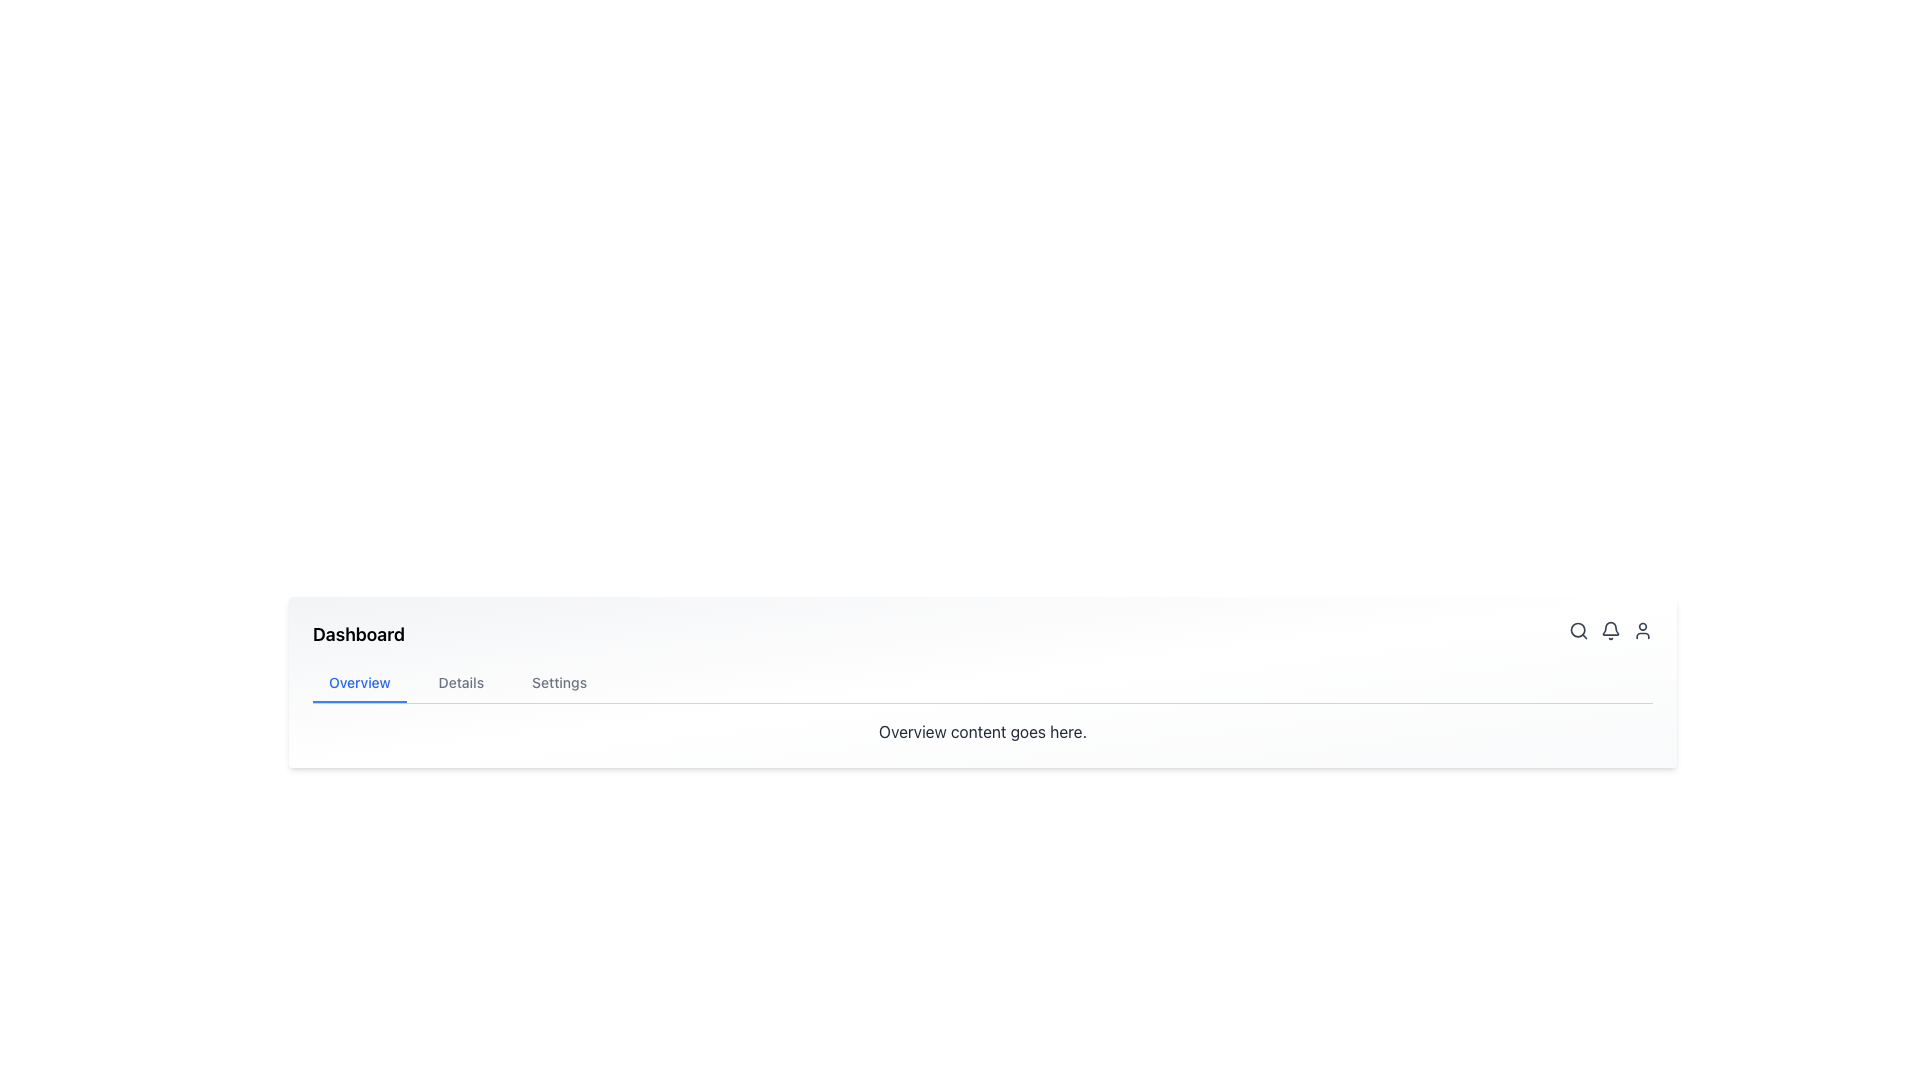 The width and height of the screenshot is (1920, 1080). What do you see at coordinates (460, 682) in the screenshot?
I see `the 'Details' navigation tab, which is the second tab in a row of three horizontal tabs under the 'Dashboard' header` at bounding box center [460, 682].